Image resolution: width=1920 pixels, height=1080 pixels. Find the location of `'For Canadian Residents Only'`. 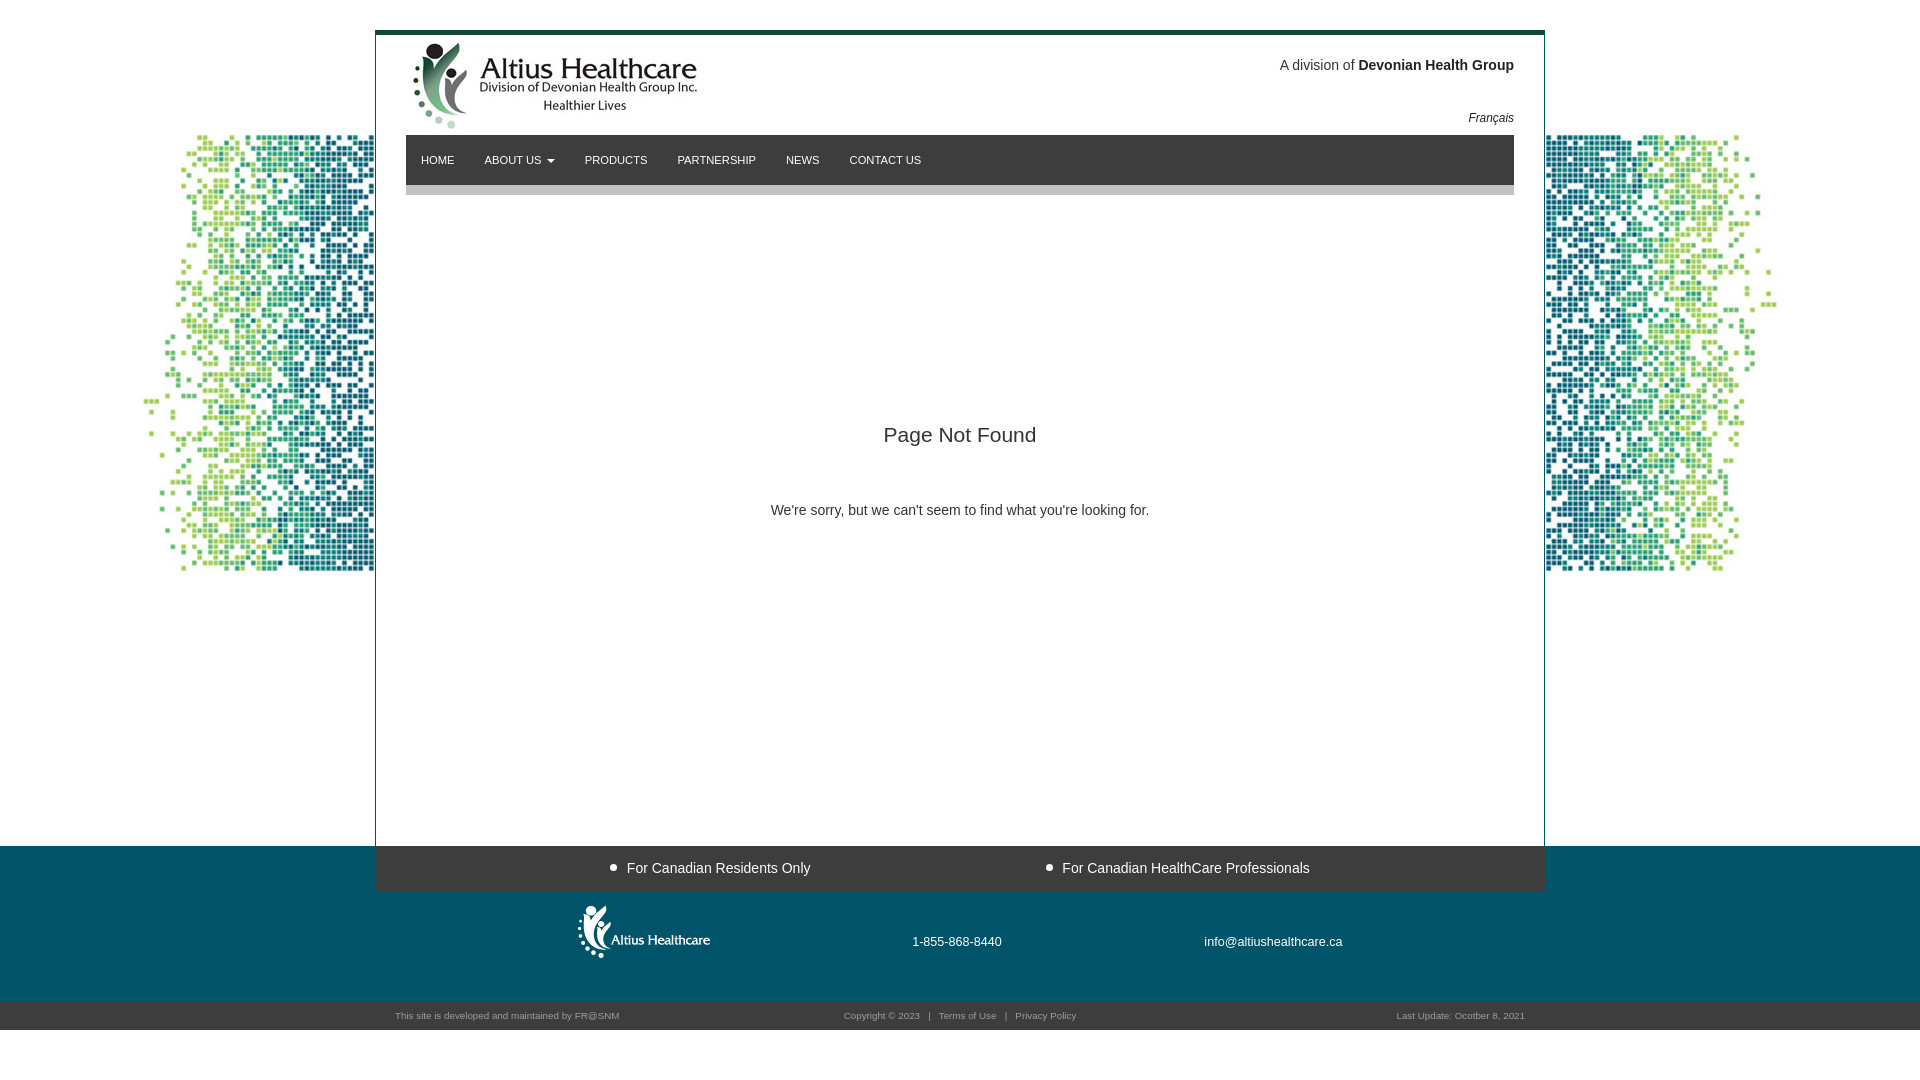

'For Canadian Residents Only' is located at coordinates (608, 867).